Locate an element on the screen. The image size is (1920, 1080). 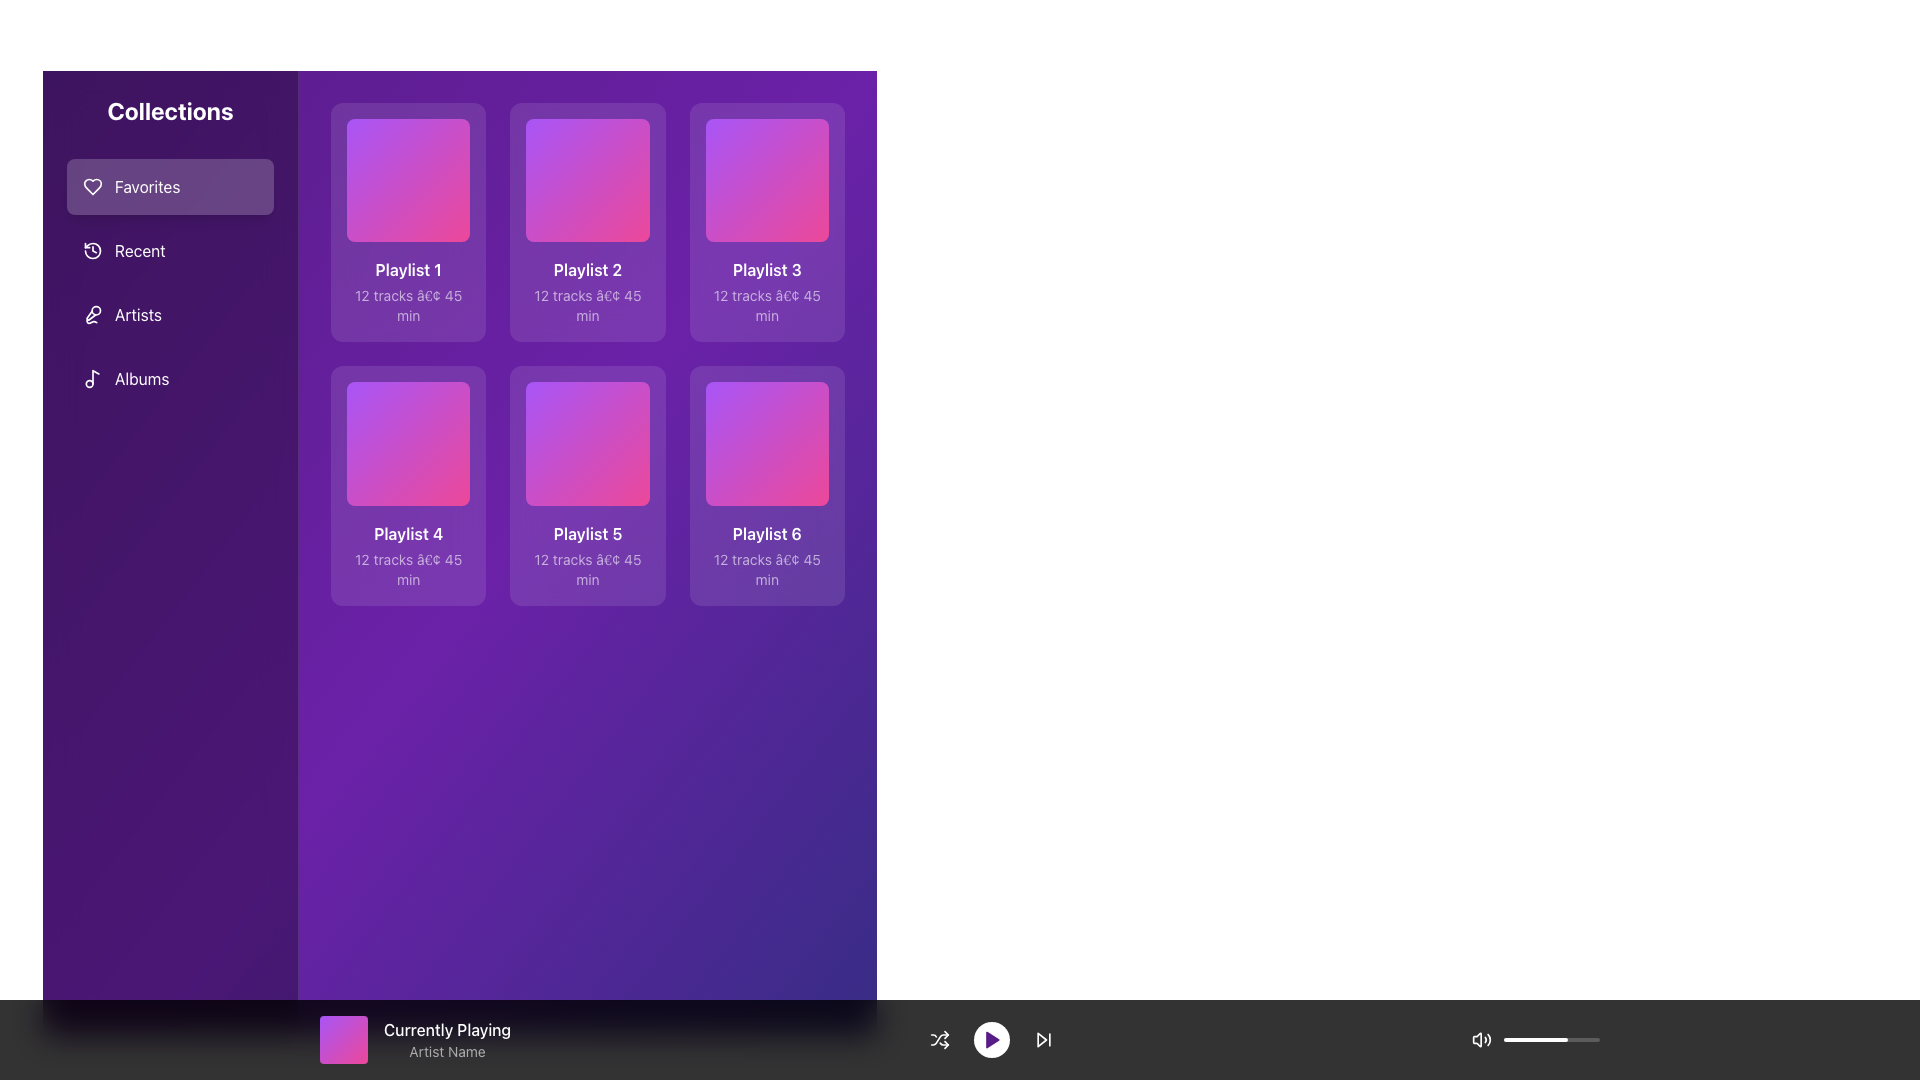
the Information Display Section at the bottom center of the application interface, which shows the currently playing music track title and artist's name is located at coordinates (960, 1039).